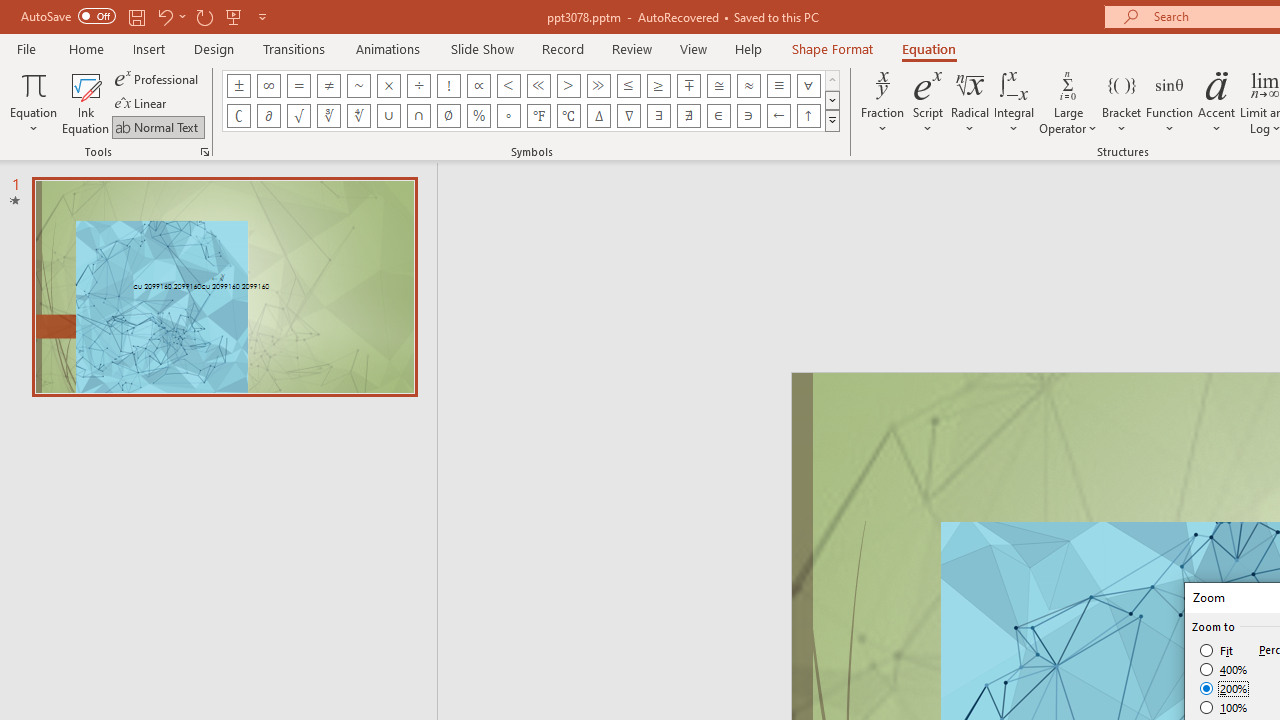 The width and height of the screenshot is (1280, 720). What do you see at coordinates (659, 85) in the screenshot?
I see `'Equation Symbol Greater Than or Equal To'` at bounding box center [659, 85].